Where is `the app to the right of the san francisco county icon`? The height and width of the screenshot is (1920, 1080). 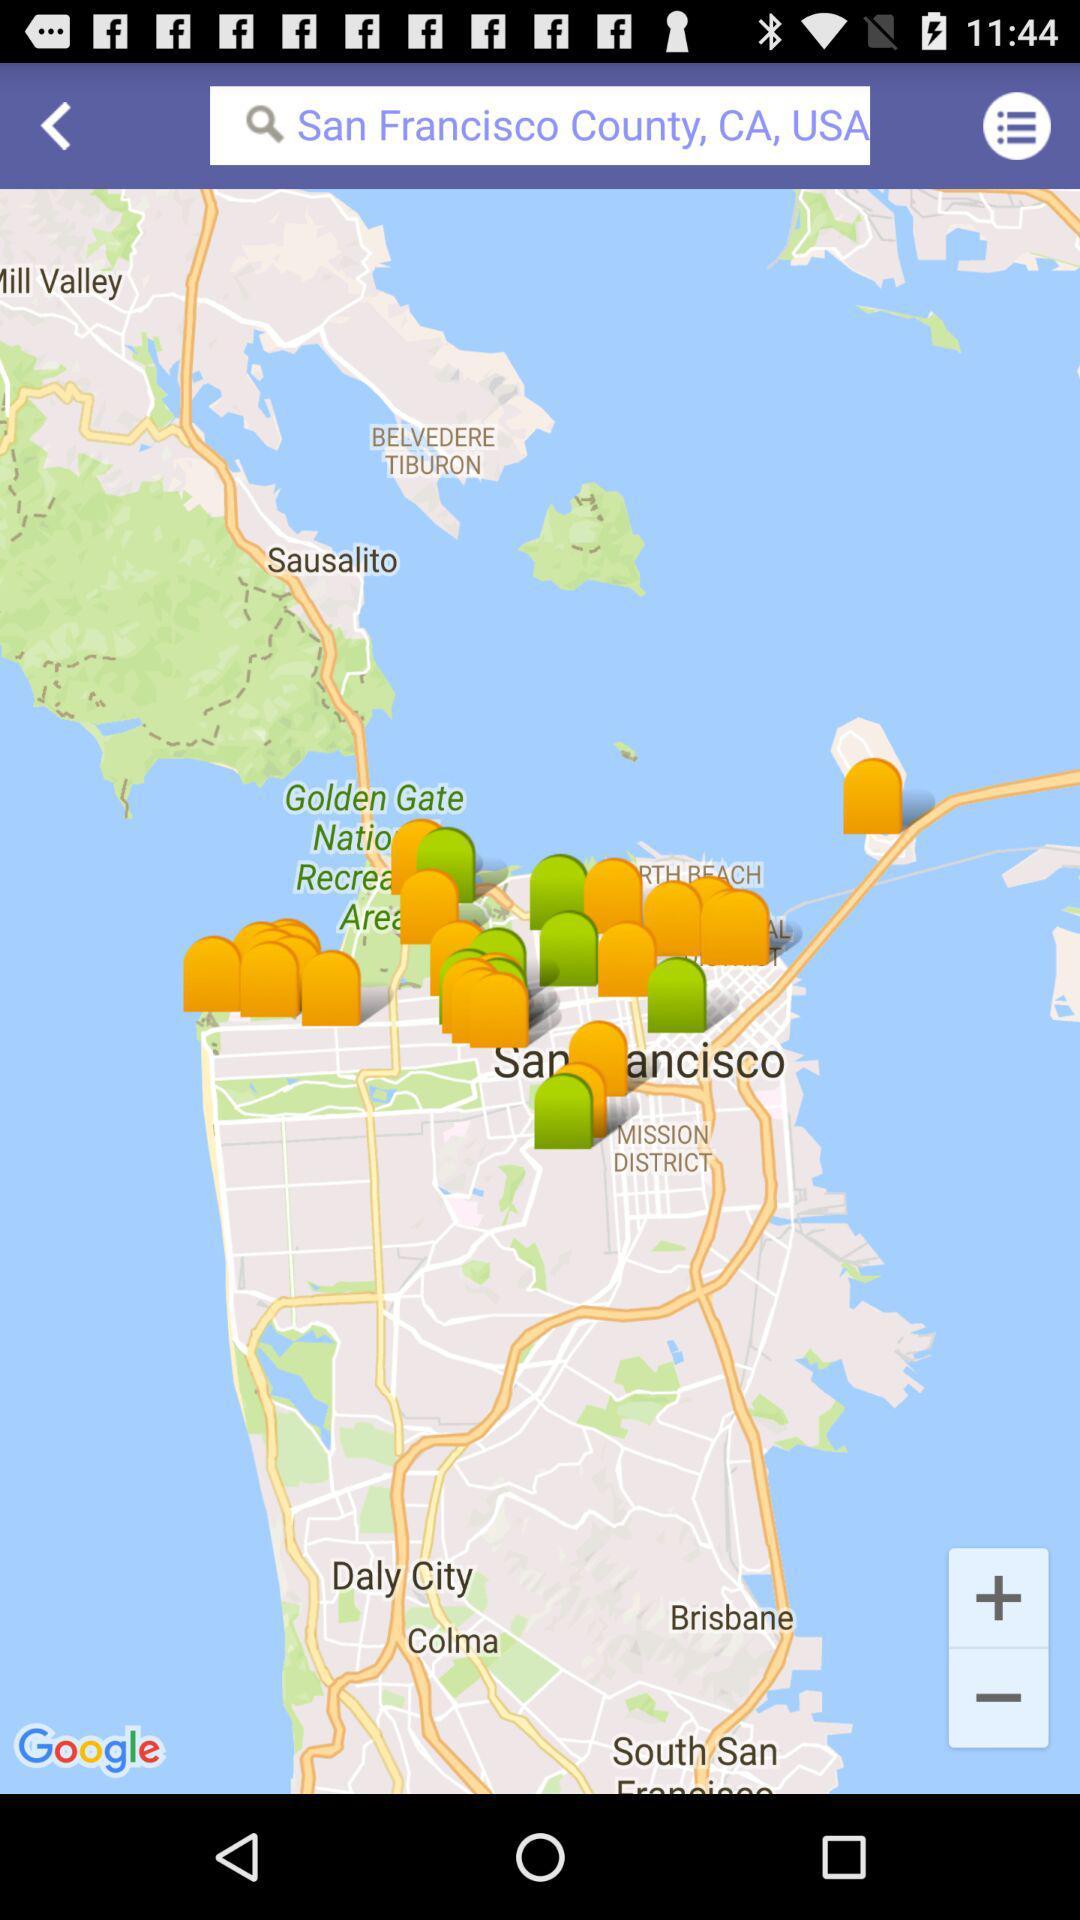
the app to the right of the san francisco county icon is located at coordinates (1017, 124).